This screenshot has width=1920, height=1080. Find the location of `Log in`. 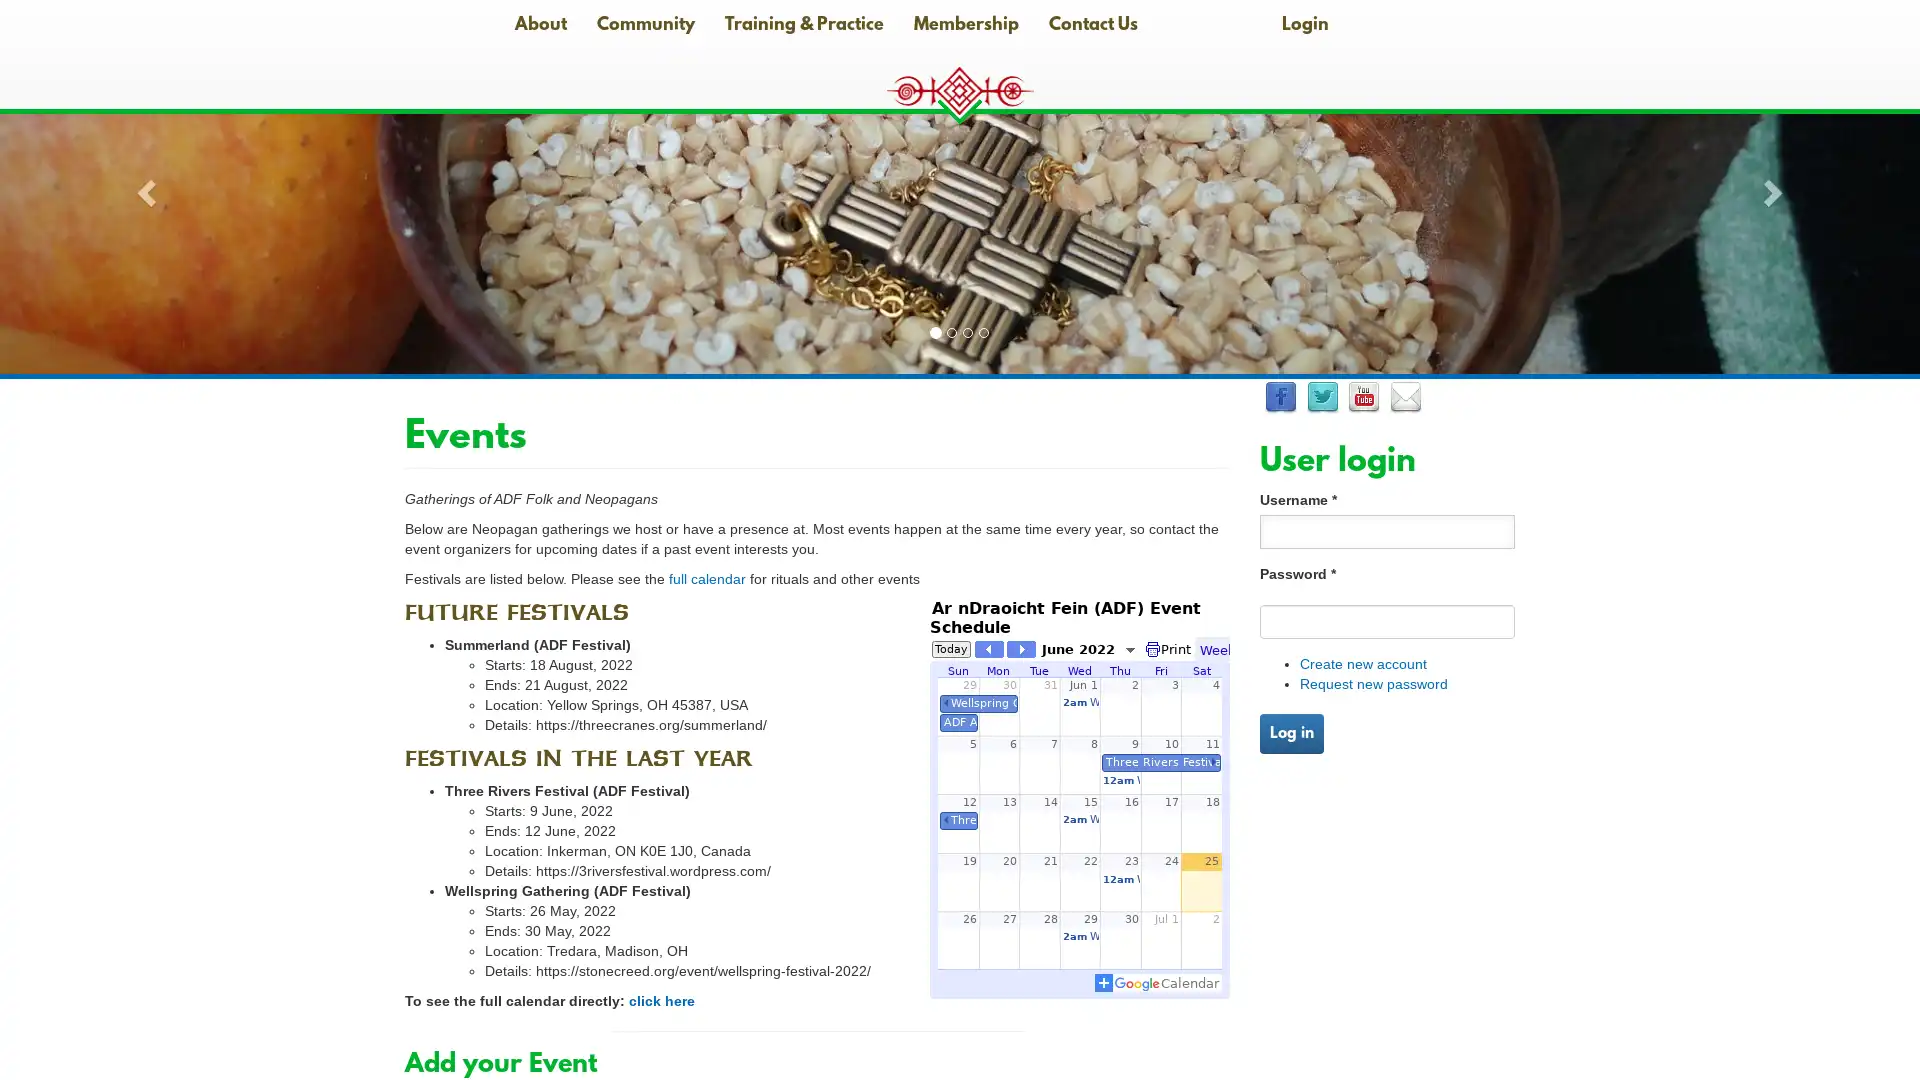

Log in is located at coordinates (1291, 732).